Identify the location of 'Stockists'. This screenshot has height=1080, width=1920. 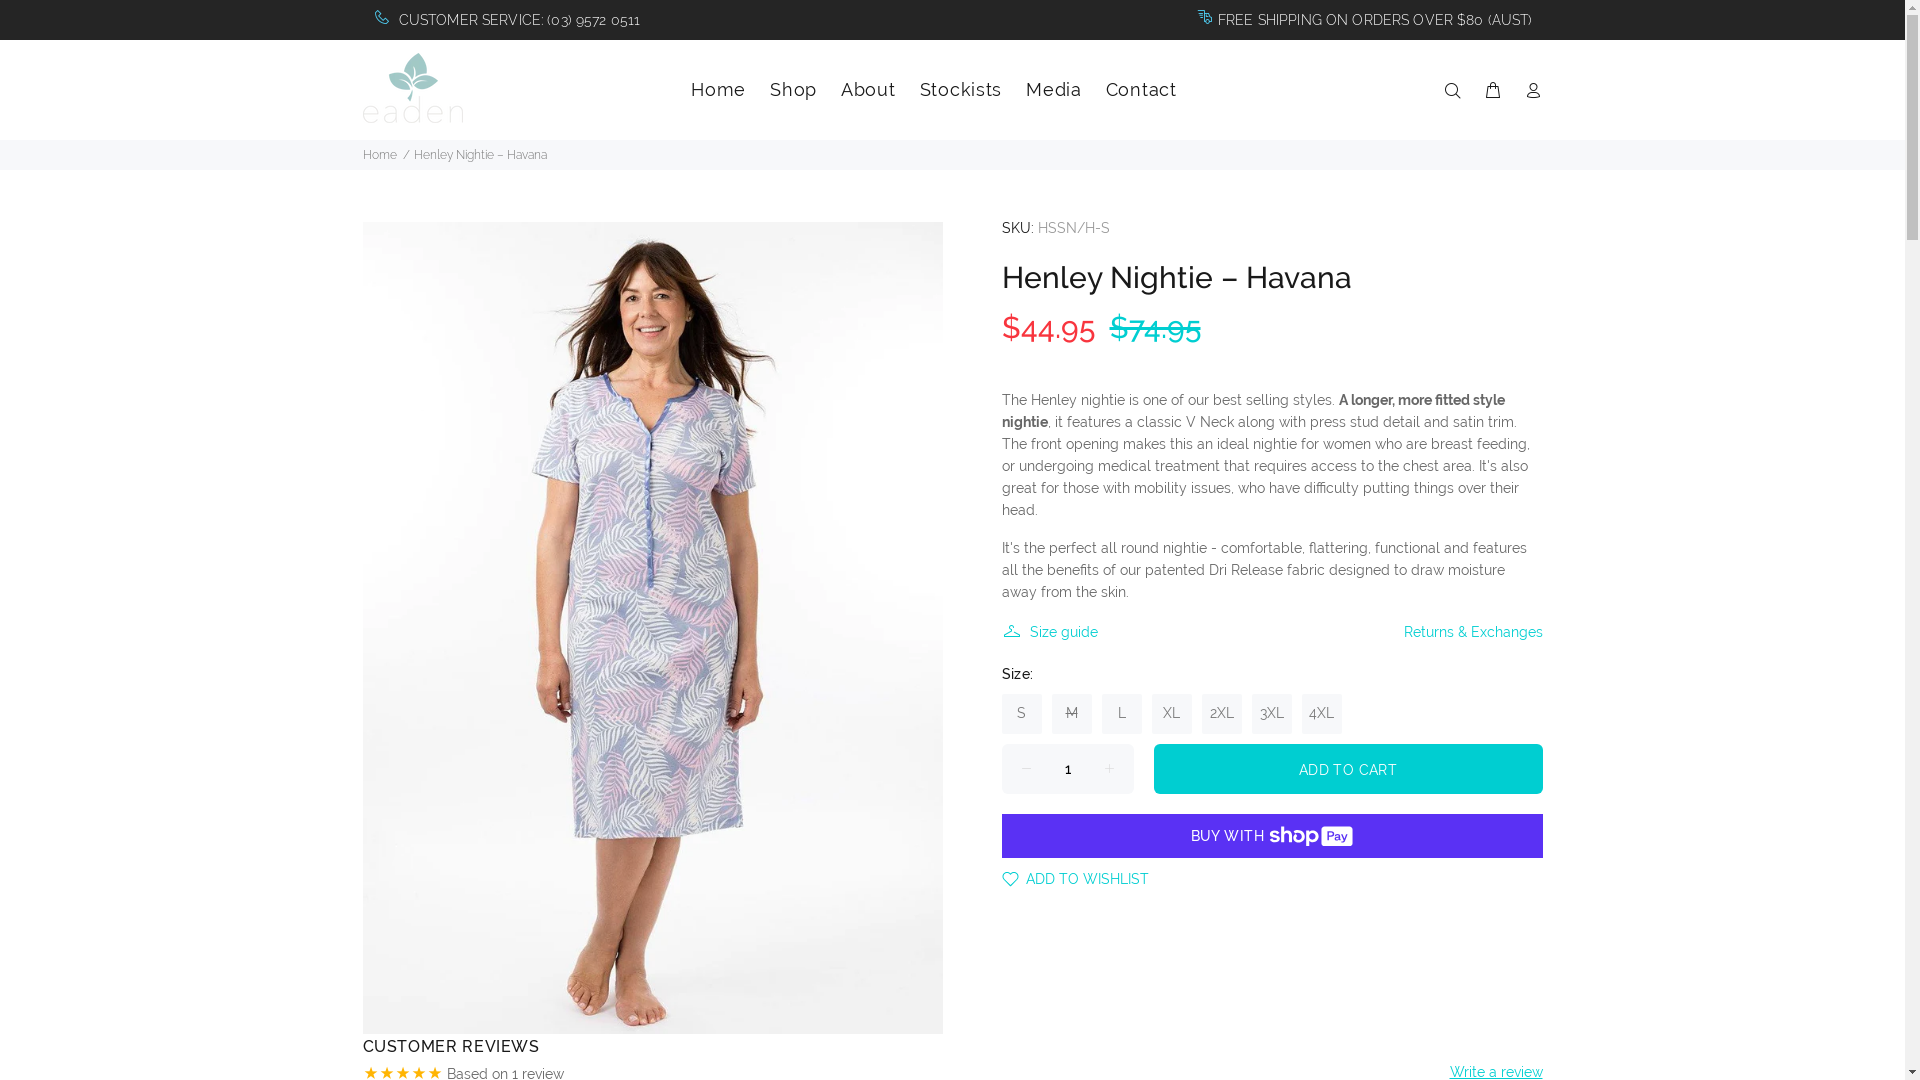
(925, 88).